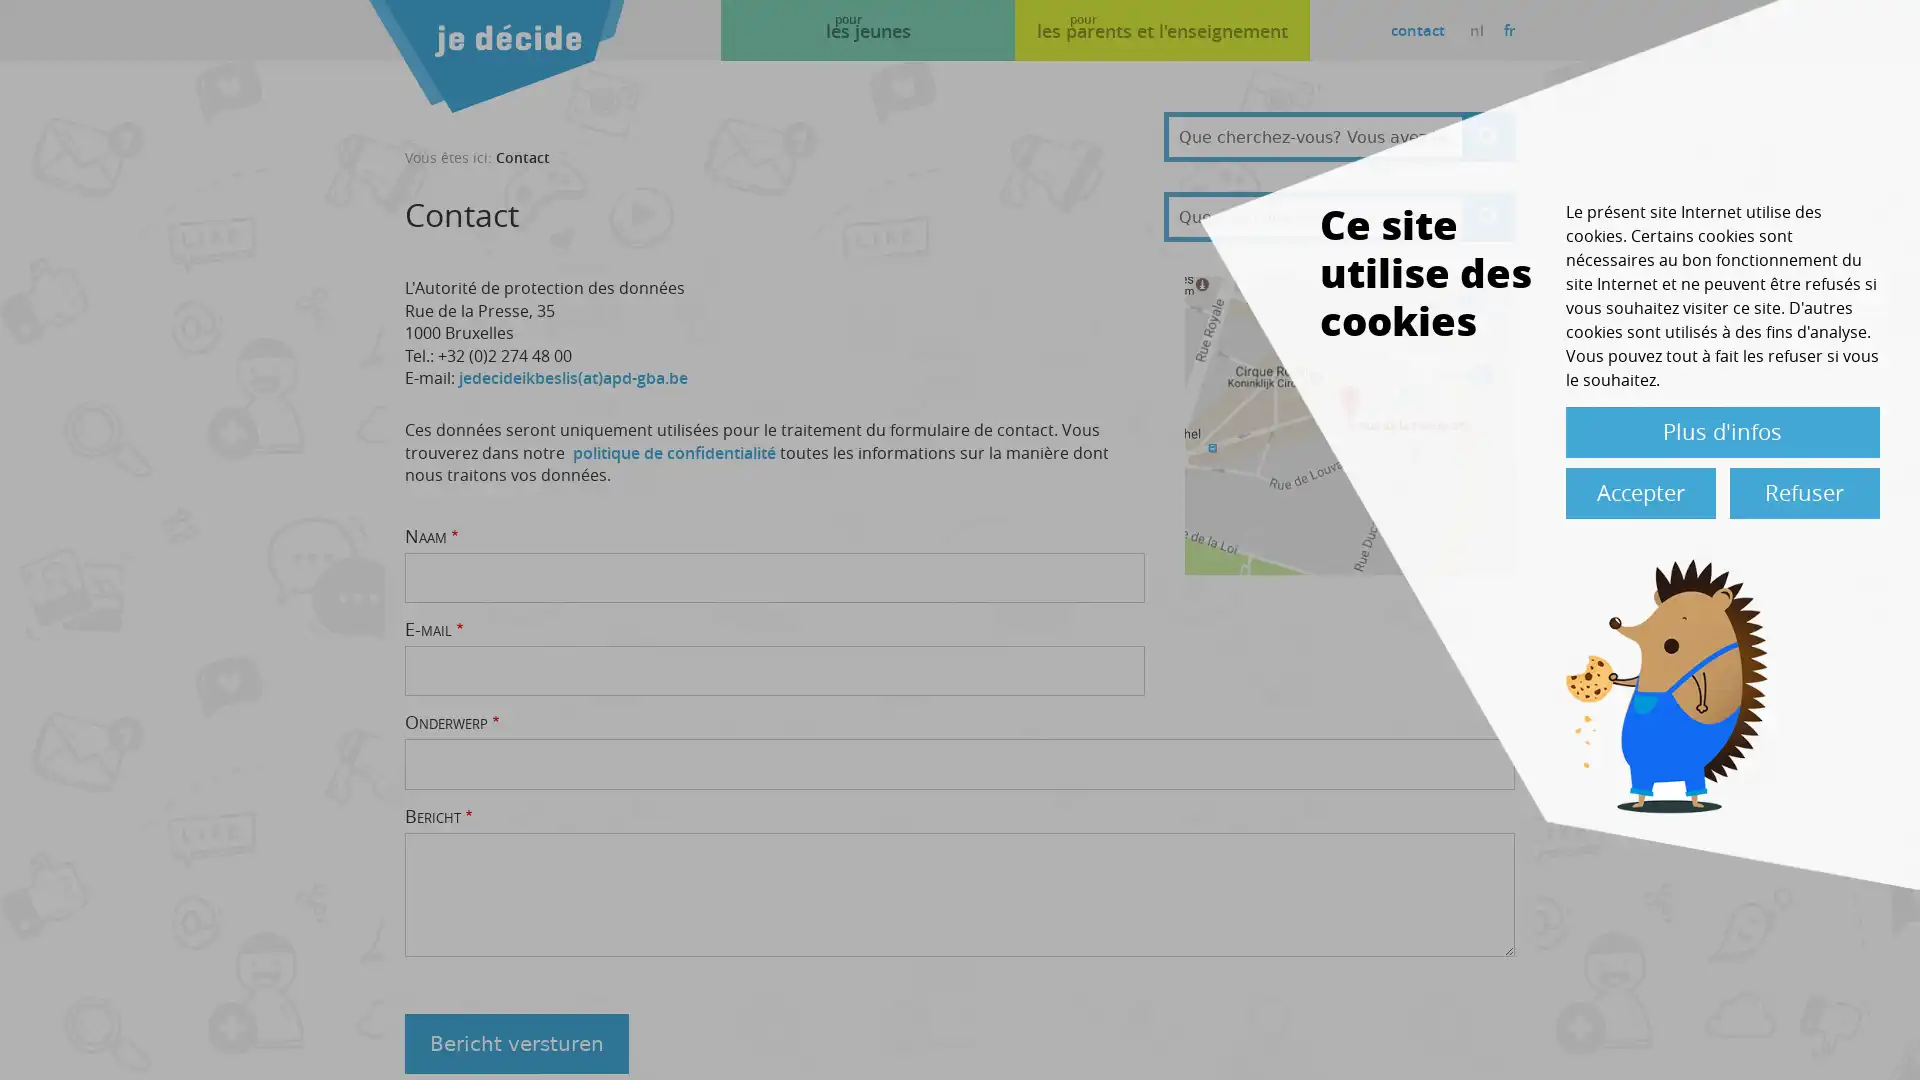 This screenshot has height=1080, width=1920. Describe the element at coordinates (517, 1041) in the screenshot. I see `Bericht versturen` at that location.